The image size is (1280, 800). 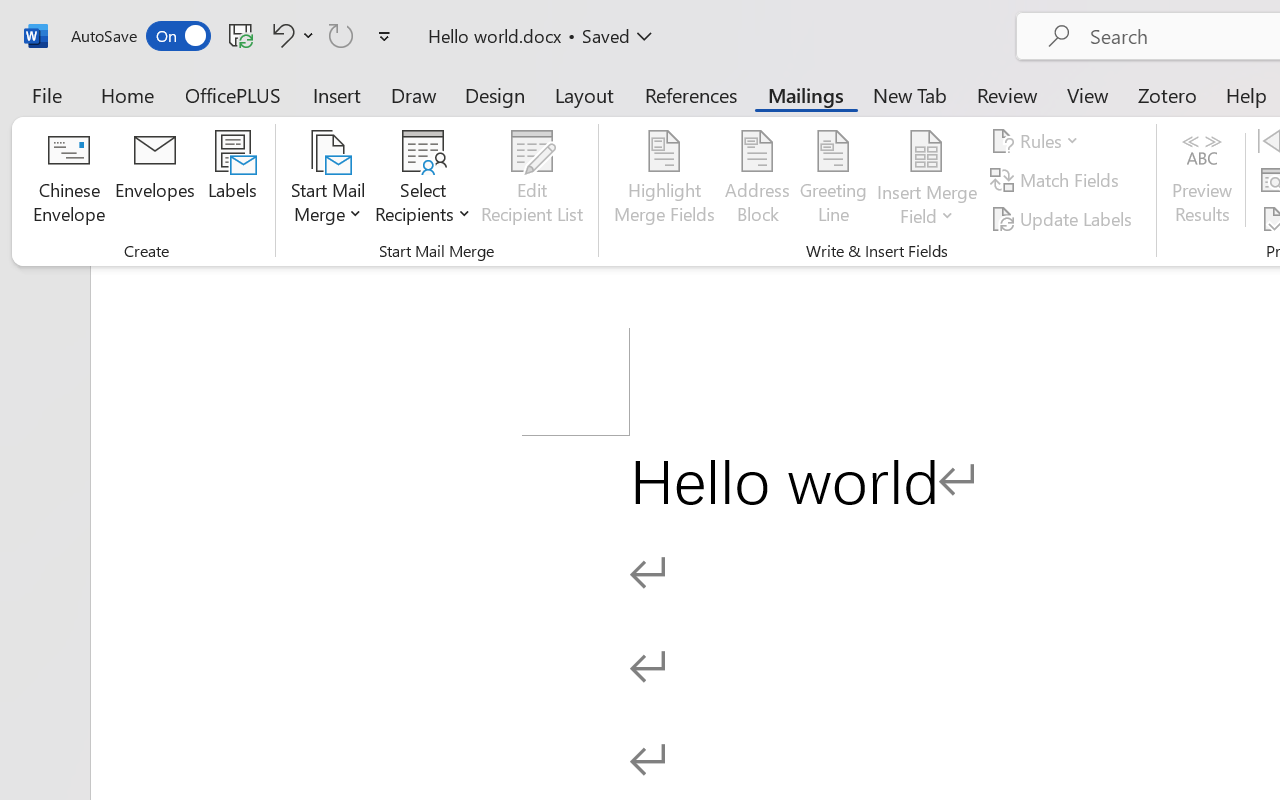 What do you see at coordinates (1056, 179) in the screenshot?
I see `'Match Fields...'` at bounding box center [1056, 179].